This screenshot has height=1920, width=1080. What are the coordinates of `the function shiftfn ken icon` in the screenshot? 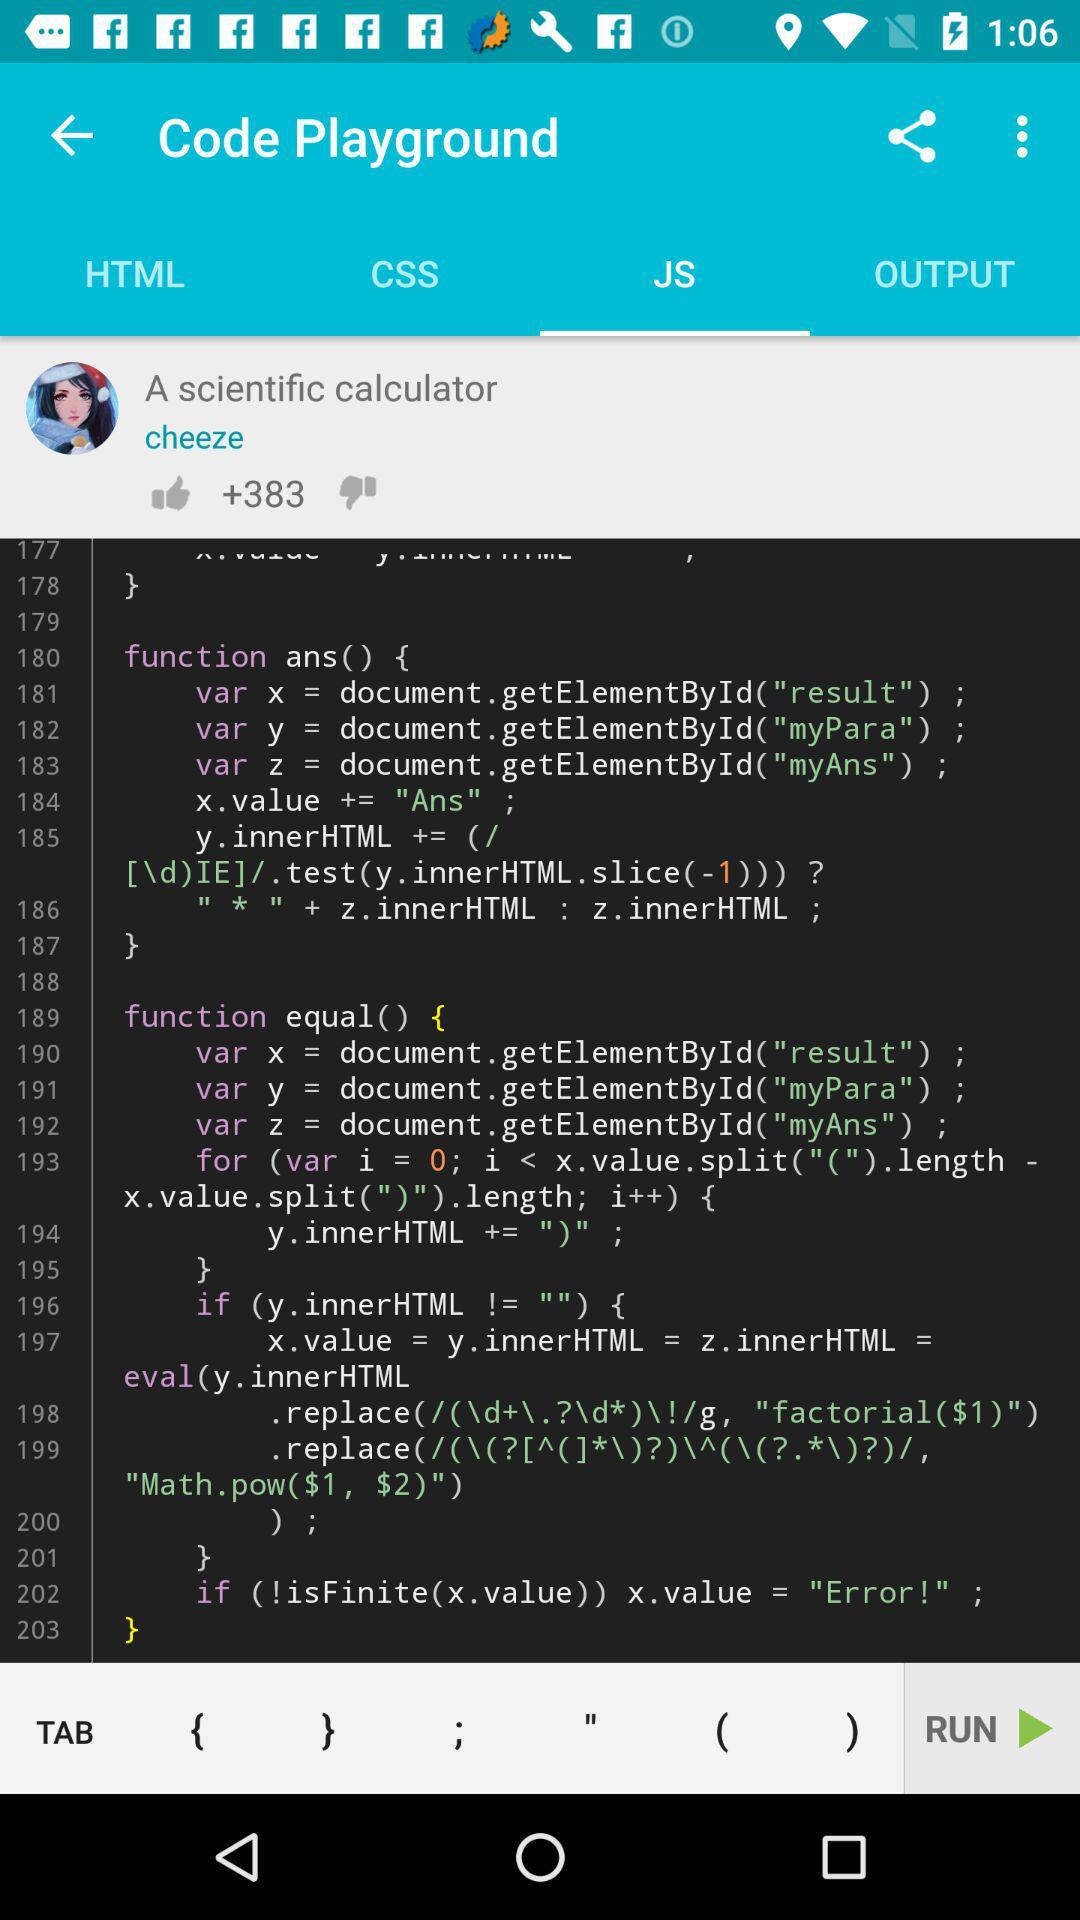 It's located at (540, 1099).